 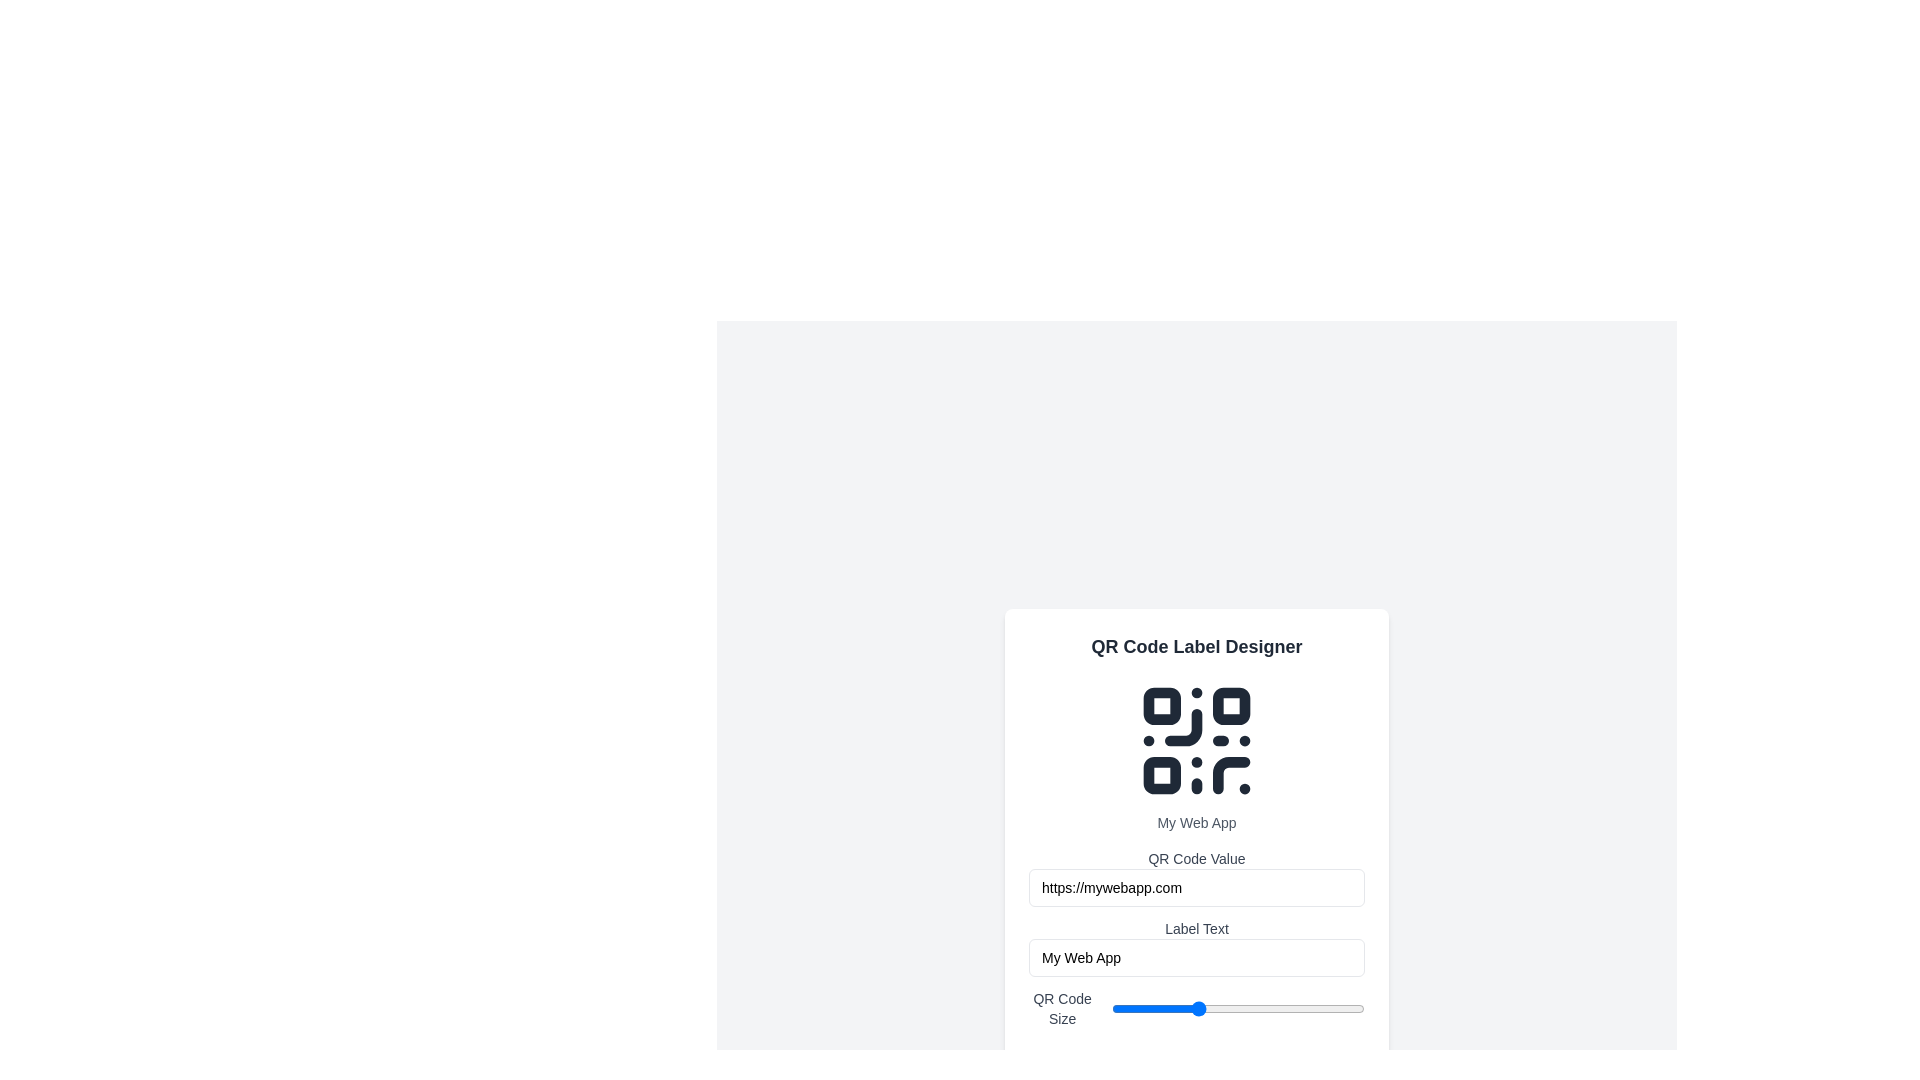 What do you see at coordinates (1196, 929) in the screenshot?
I see `the 'Label Text' element, which is styled with a smaller font size and gray color, positioned below the 'QR Code Value' input field and above the 'My Web App' input field in the form layout` at bounding box center [1196, 929].